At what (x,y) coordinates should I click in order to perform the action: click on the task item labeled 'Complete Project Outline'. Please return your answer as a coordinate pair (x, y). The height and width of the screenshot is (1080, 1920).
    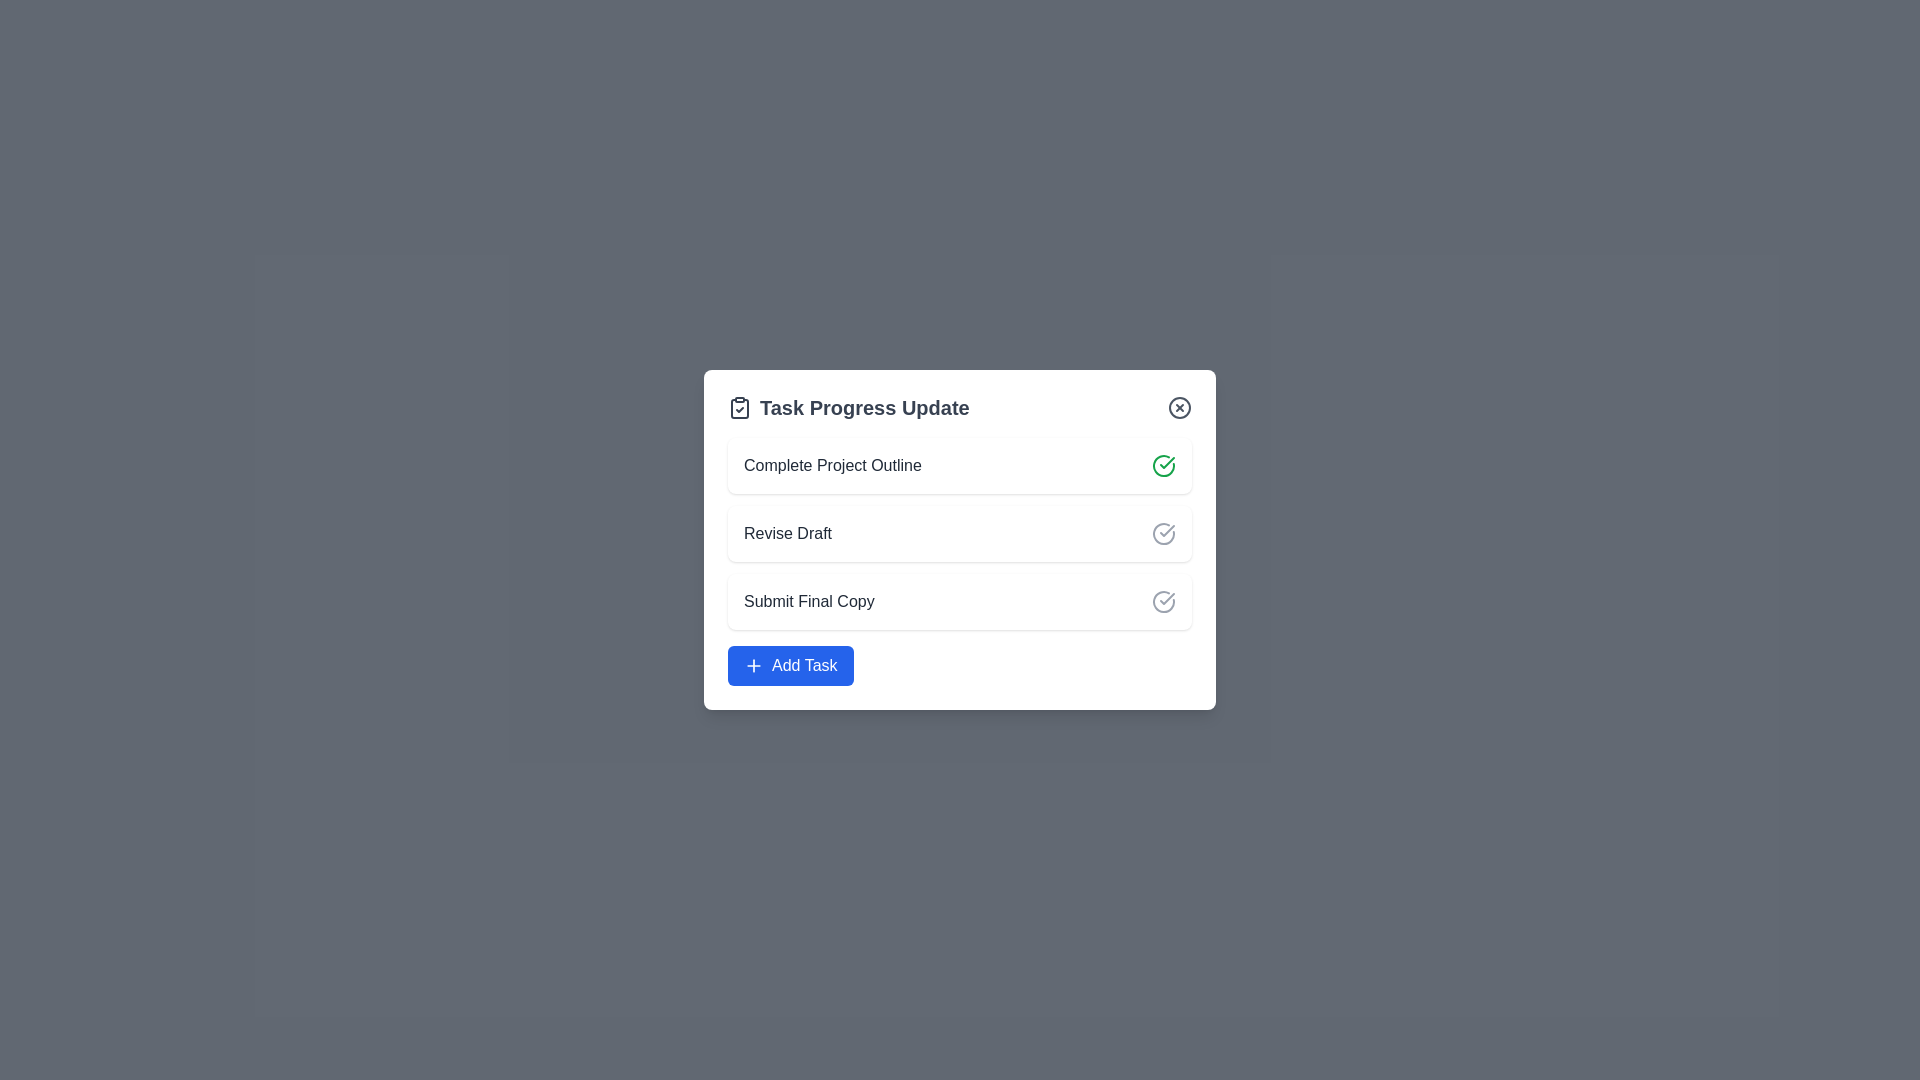
    Looking at the image, I should click on (960, 466).